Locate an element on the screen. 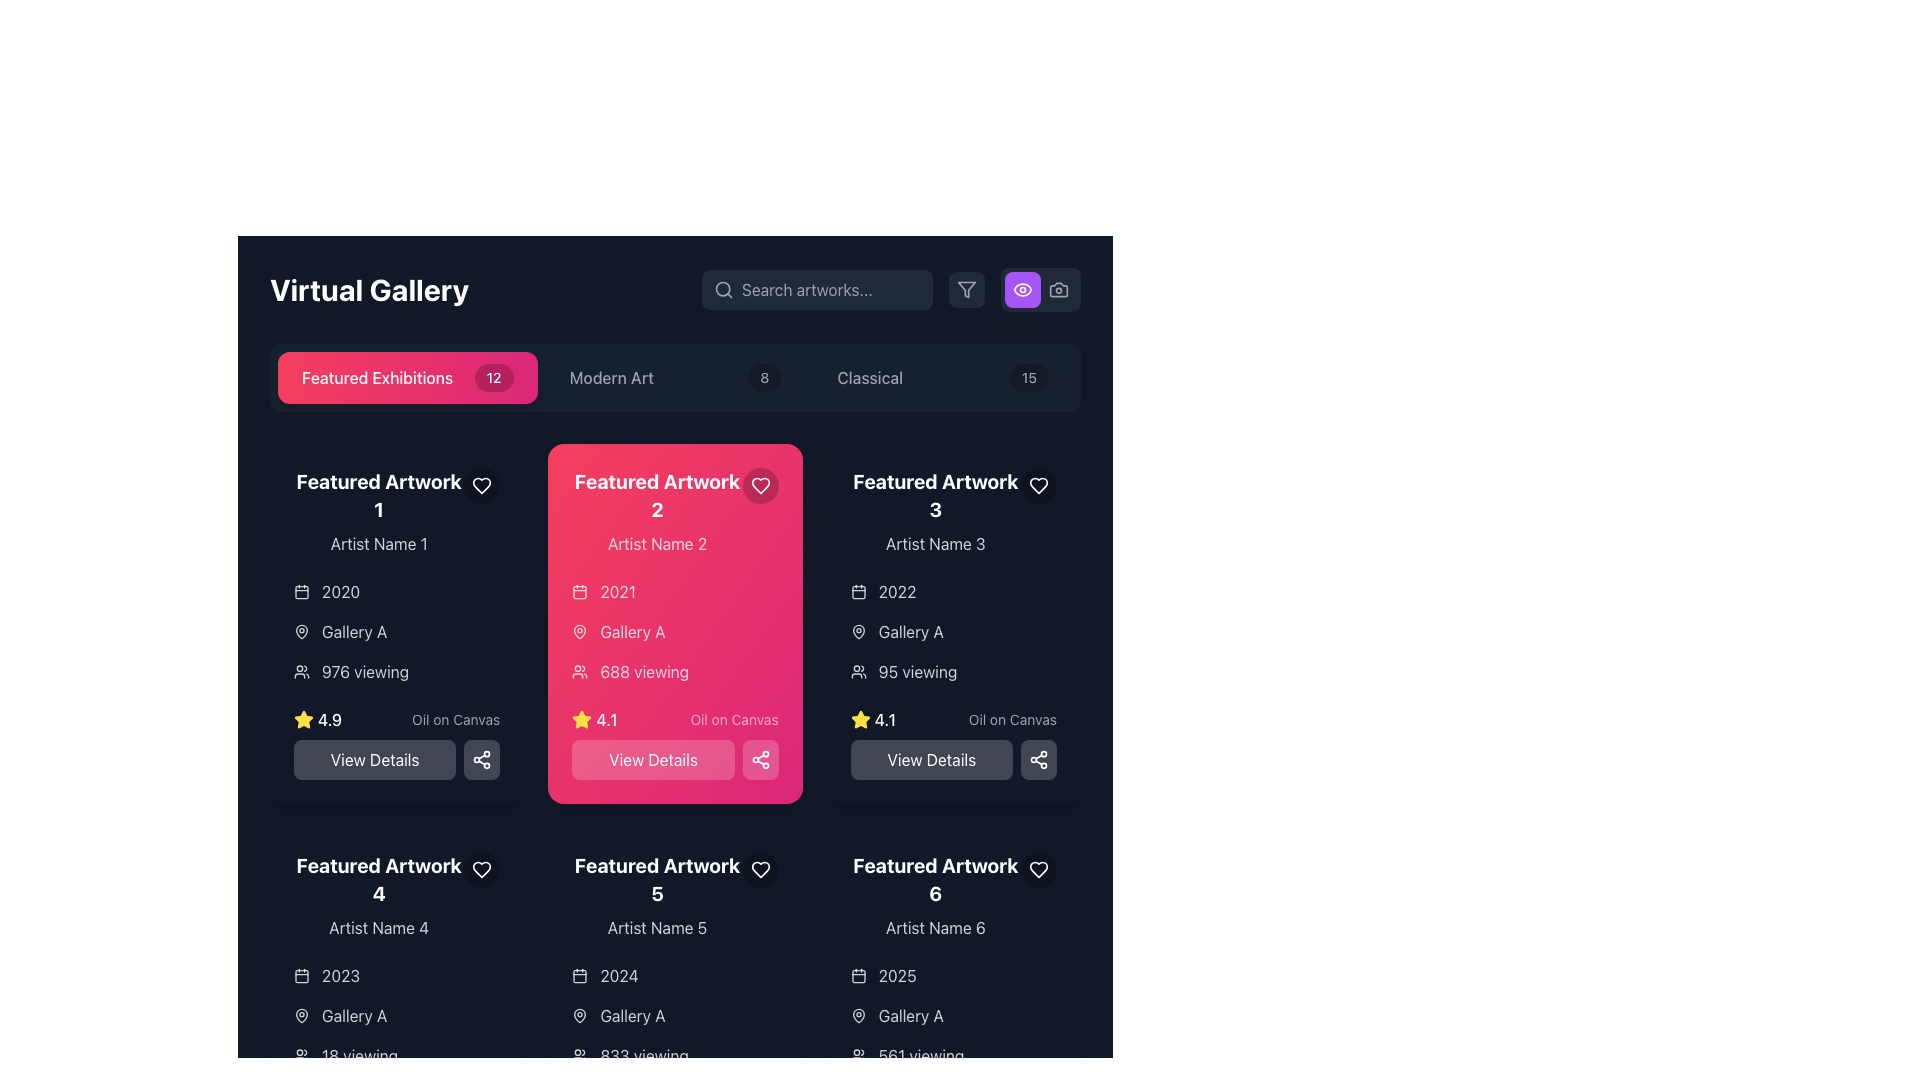 The width and height of the screenshot is (1920, 1080). informational text label indicating the gallery associated with the artwork, located in the 'Featured Artwork 5' section, to the right of the map pin icon and below the year '2024' is located at coordinates (632, 1015).